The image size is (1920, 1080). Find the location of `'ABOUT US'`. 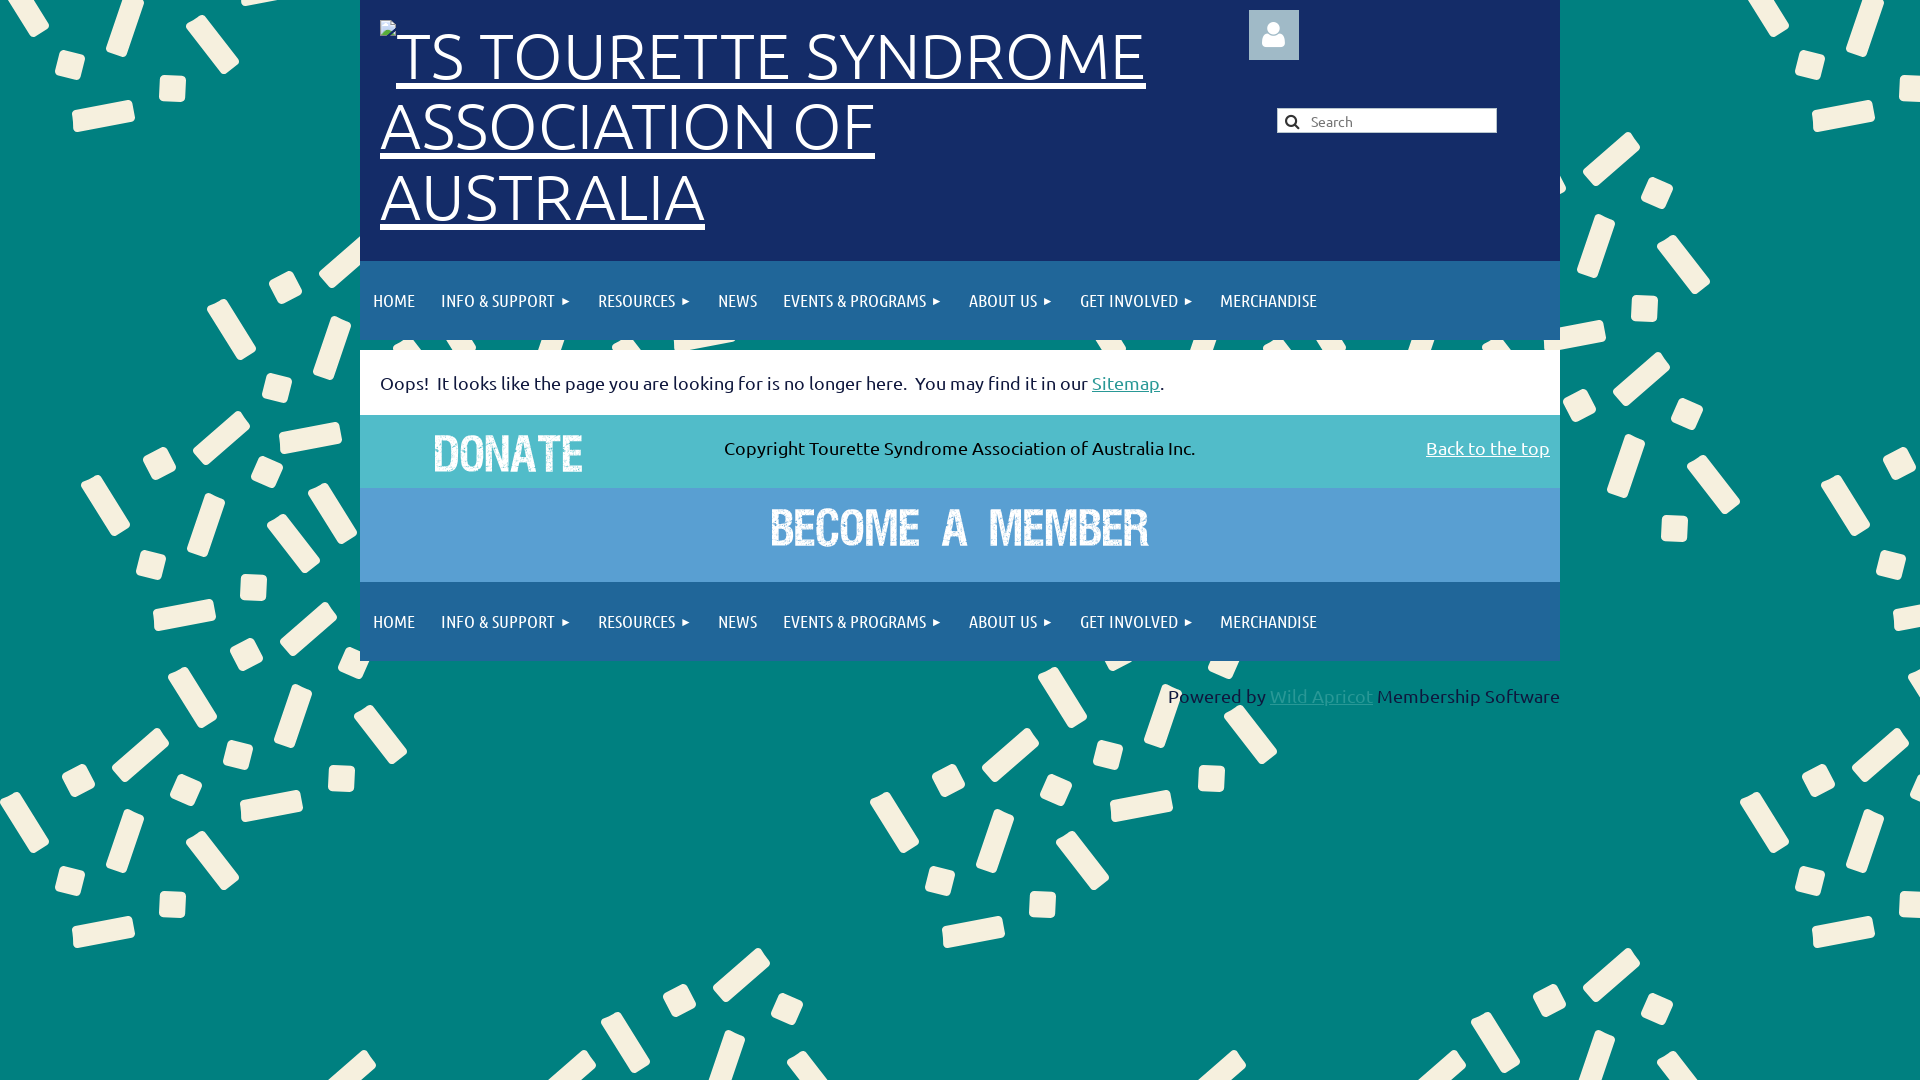

'ABOUT US' is located at coordinates (954, 300).